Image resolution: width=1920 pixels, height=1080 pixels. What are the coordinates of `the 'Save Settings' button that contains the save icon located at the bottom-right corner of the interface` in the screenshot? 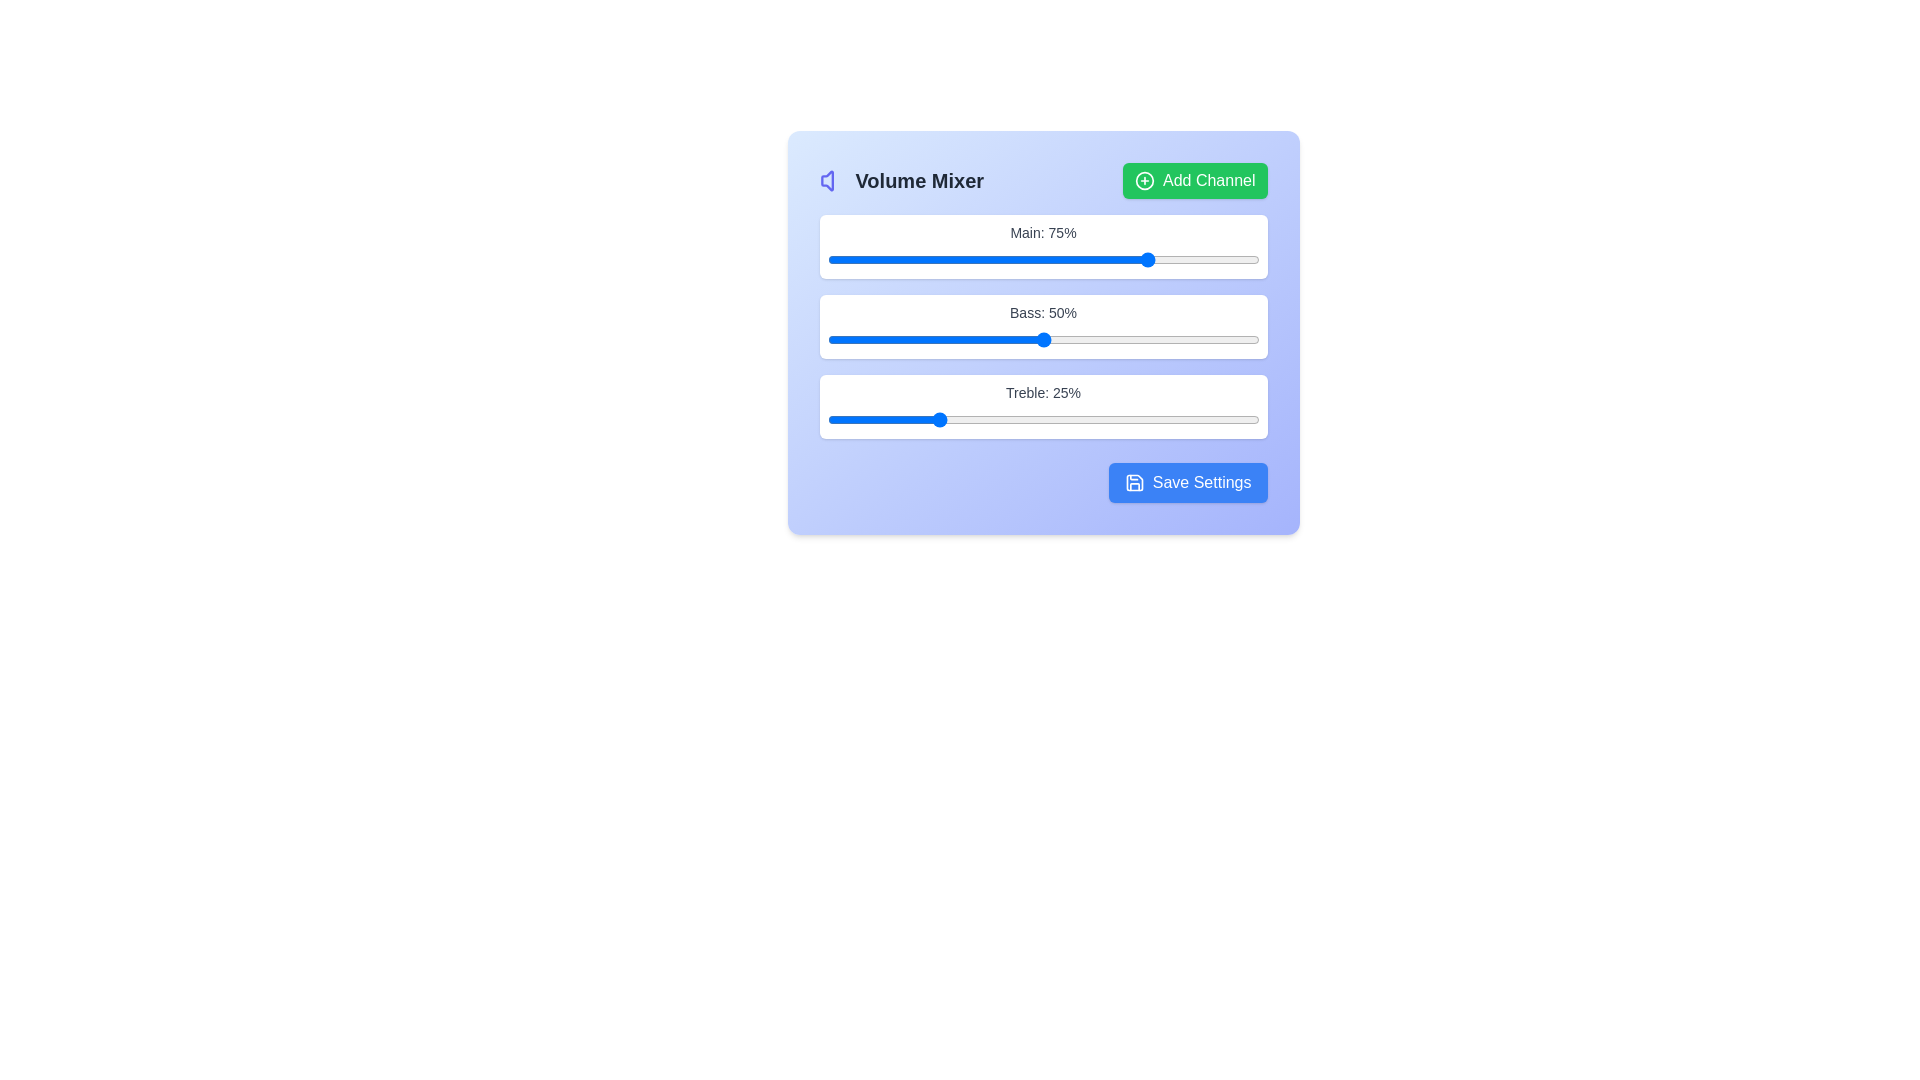 It's located at (1134, 482).